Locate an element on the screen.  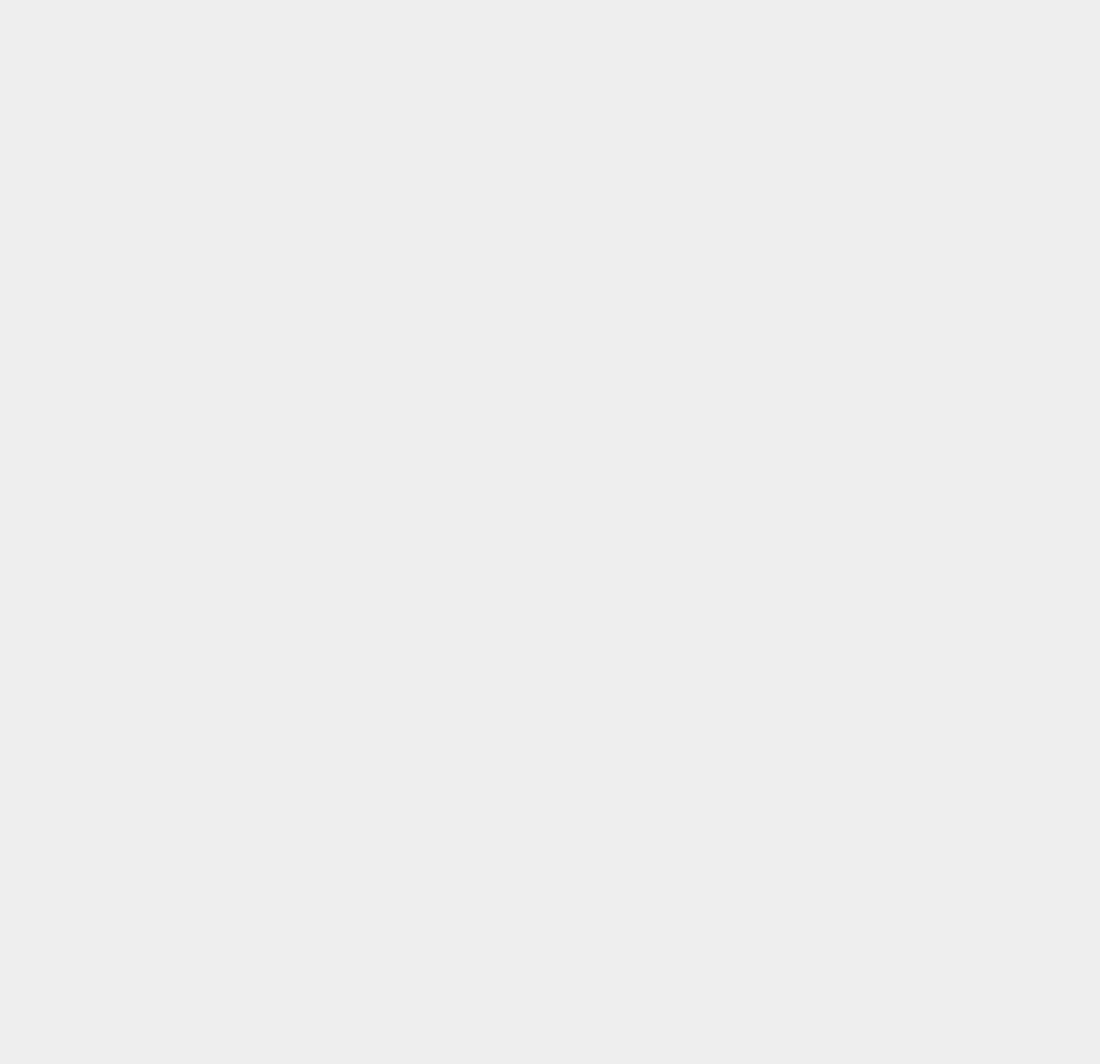
'BlackBerry' is located at coordinates (811, 408).